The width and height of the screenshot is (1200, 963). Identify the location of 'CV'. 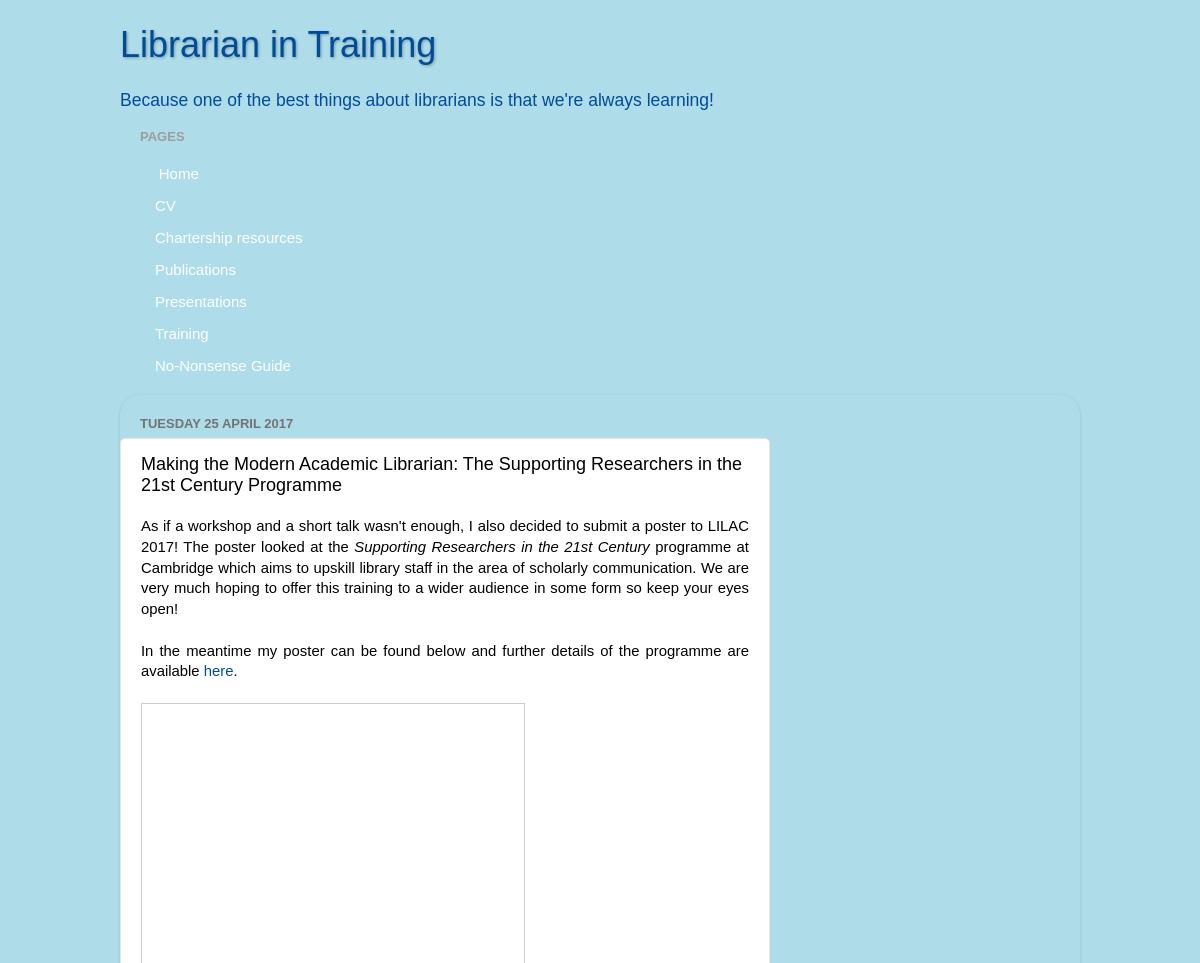
(164, 203).